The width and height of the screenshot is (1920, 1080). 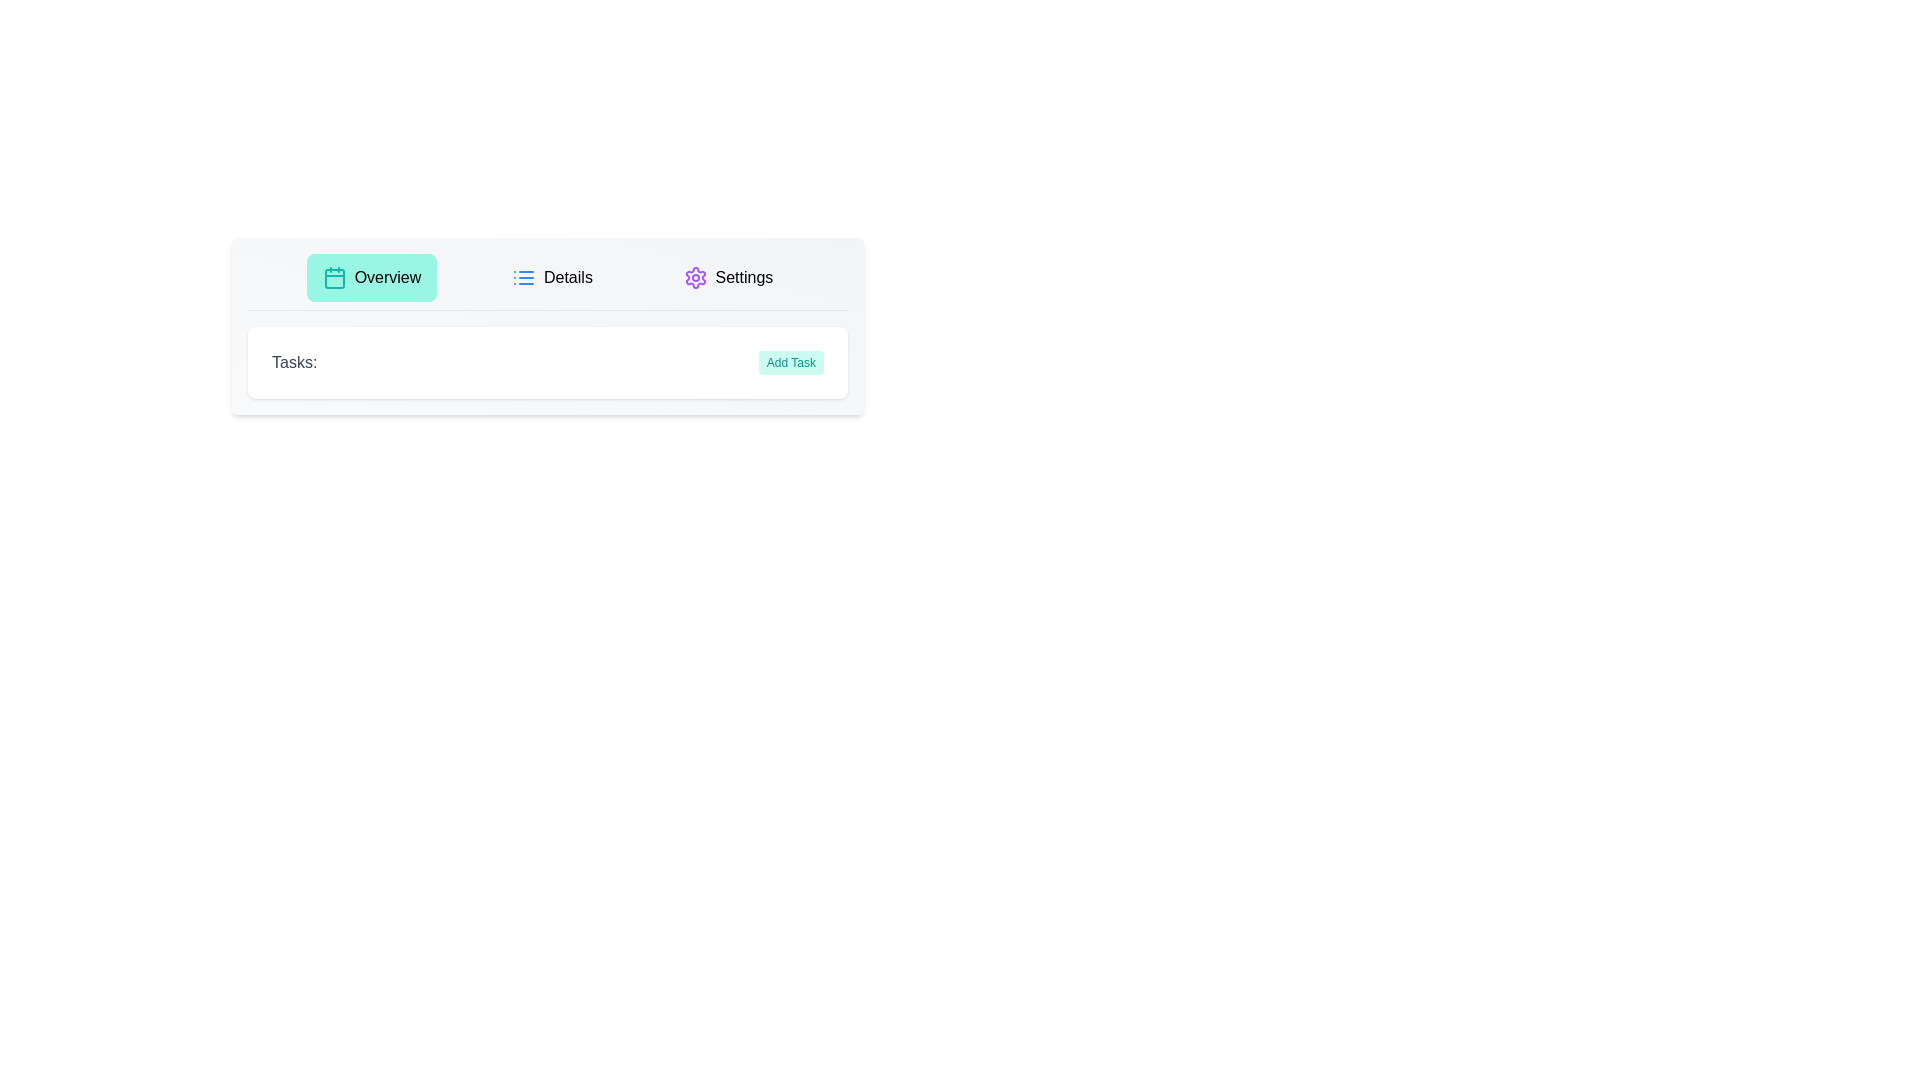 What do you see at coordinates (552, 277) in the screenshot?
I see `the Details tab` at bounding box center [552, 277].